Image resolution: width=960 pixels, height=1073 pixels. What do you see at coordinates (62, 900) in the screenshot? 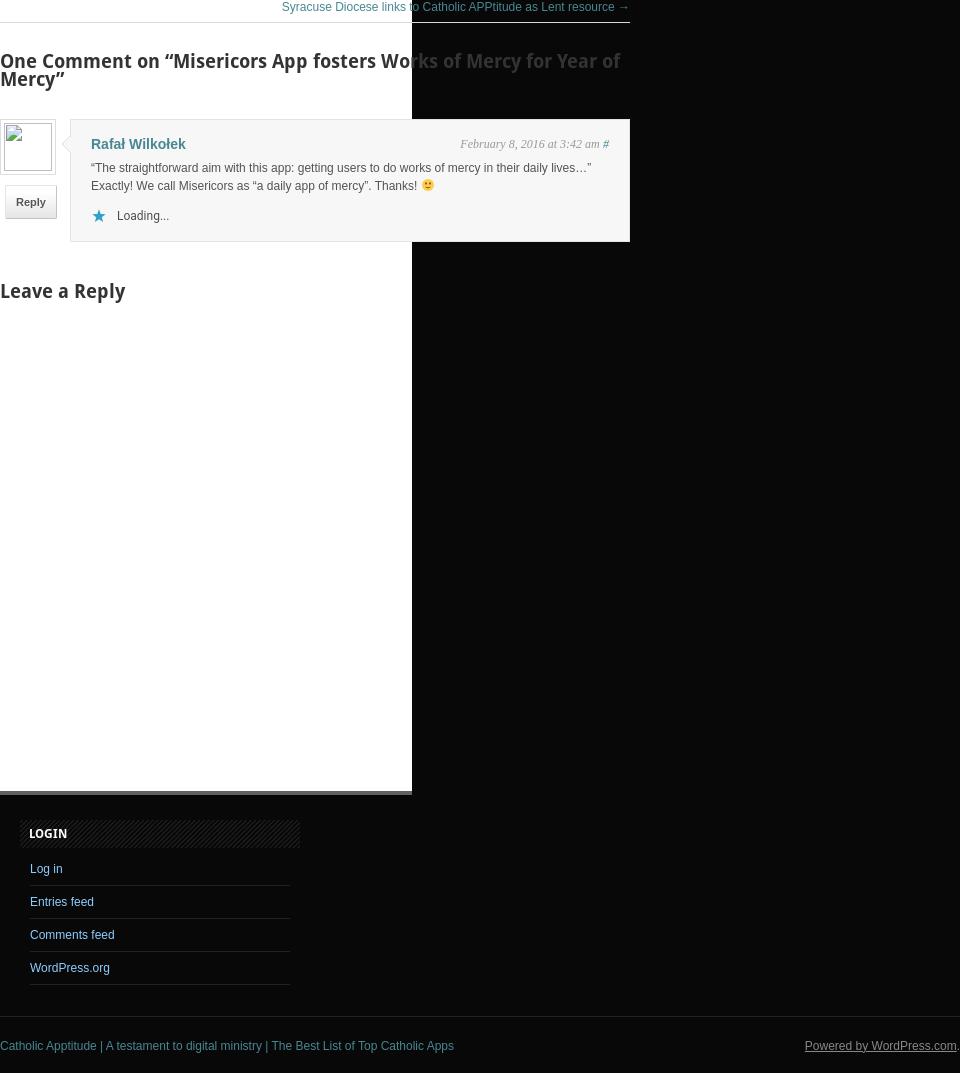
I see `'Entries feed'` at bounding box center [62, 900].